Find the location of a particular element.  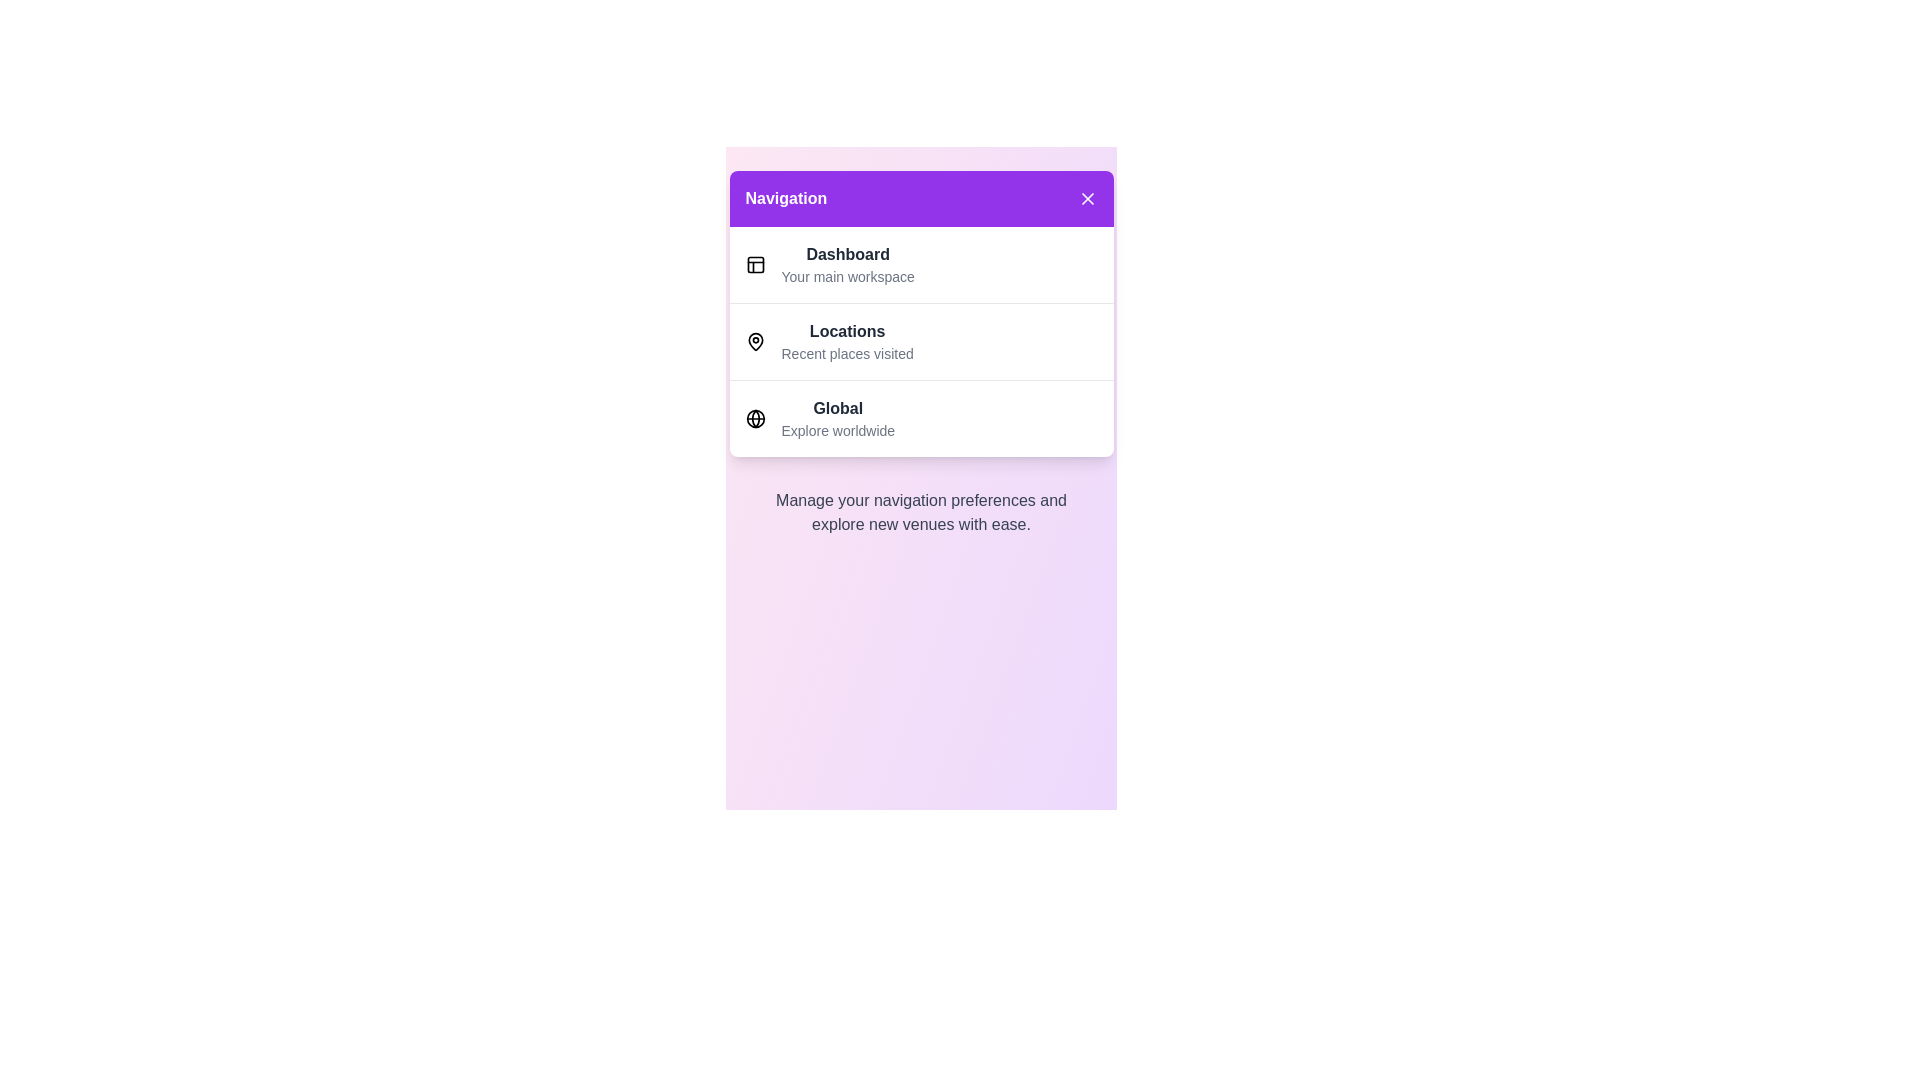

the menu item Dashboard to explore its details is located at coordinates (848, 264).